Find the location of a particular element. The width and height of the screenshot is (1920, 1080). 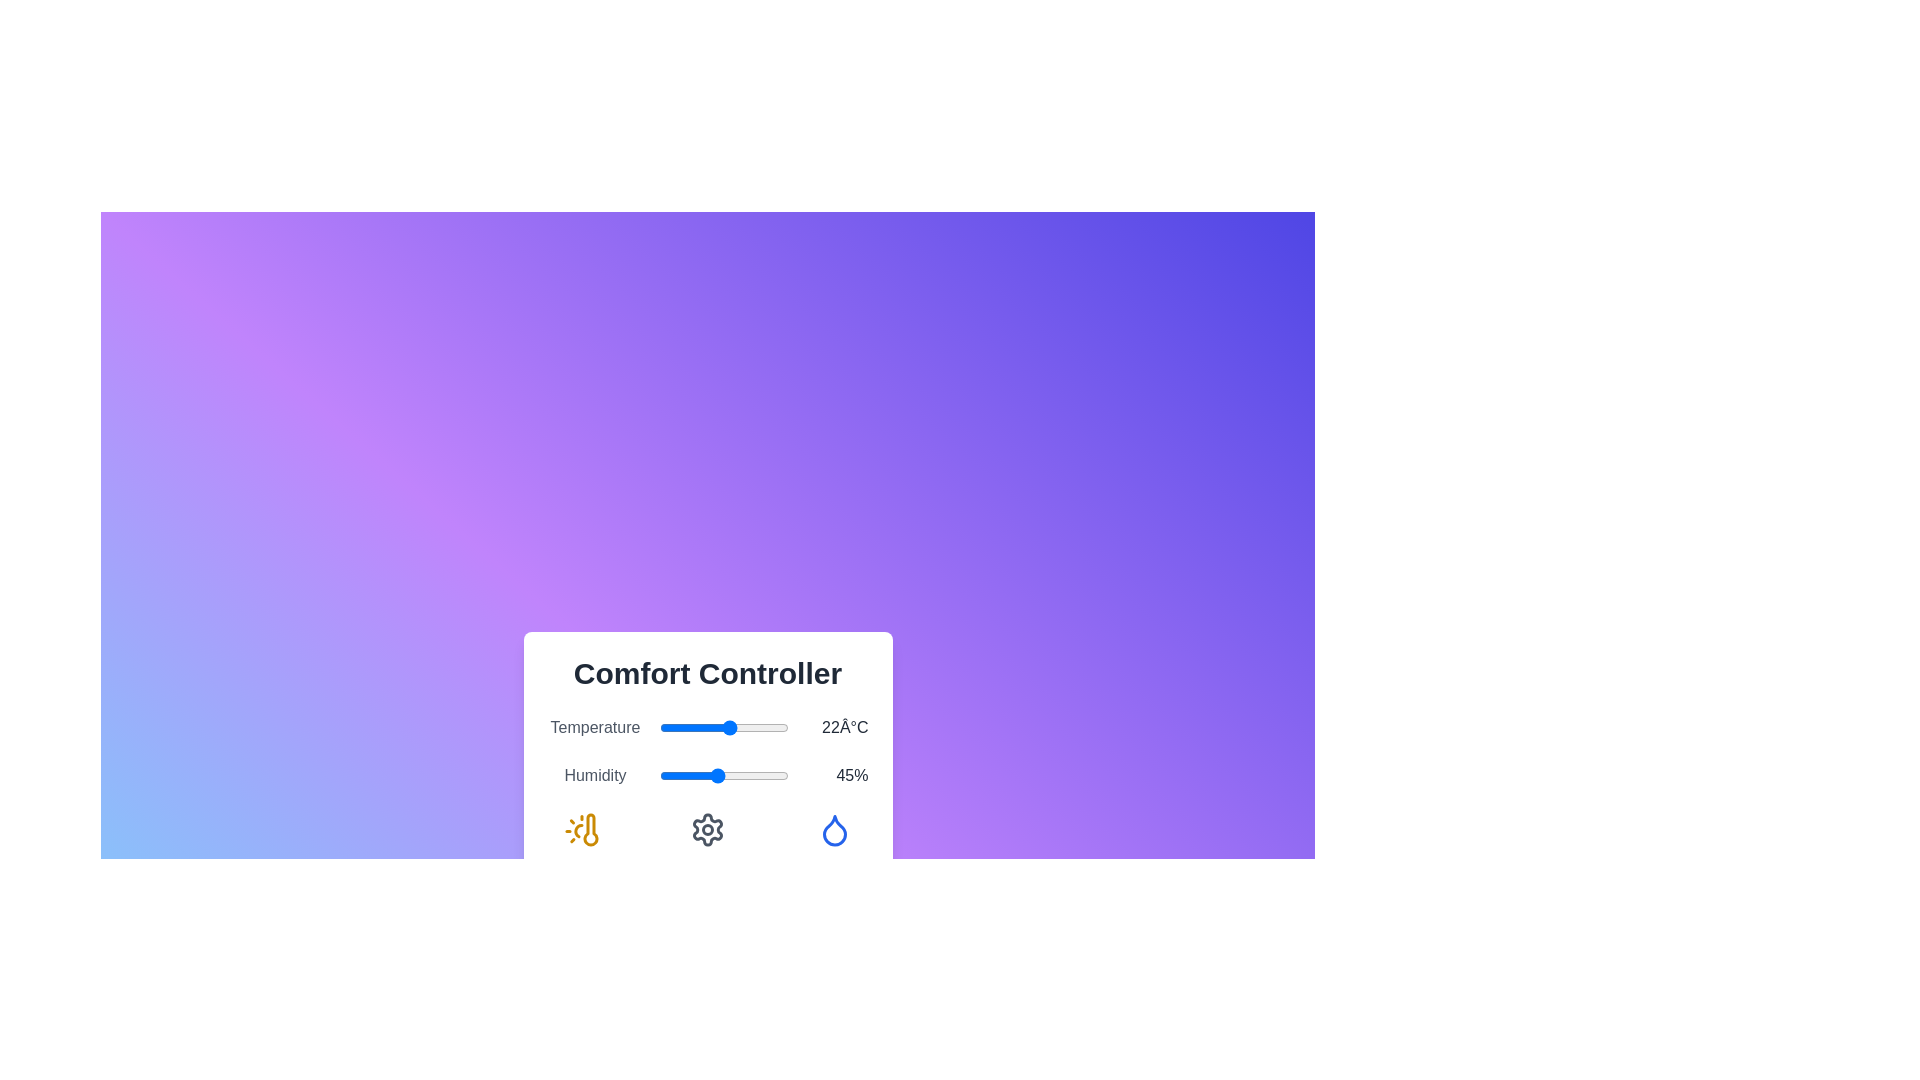

the humidity slider to set the value to 63 is located at coordinates (739, 774).